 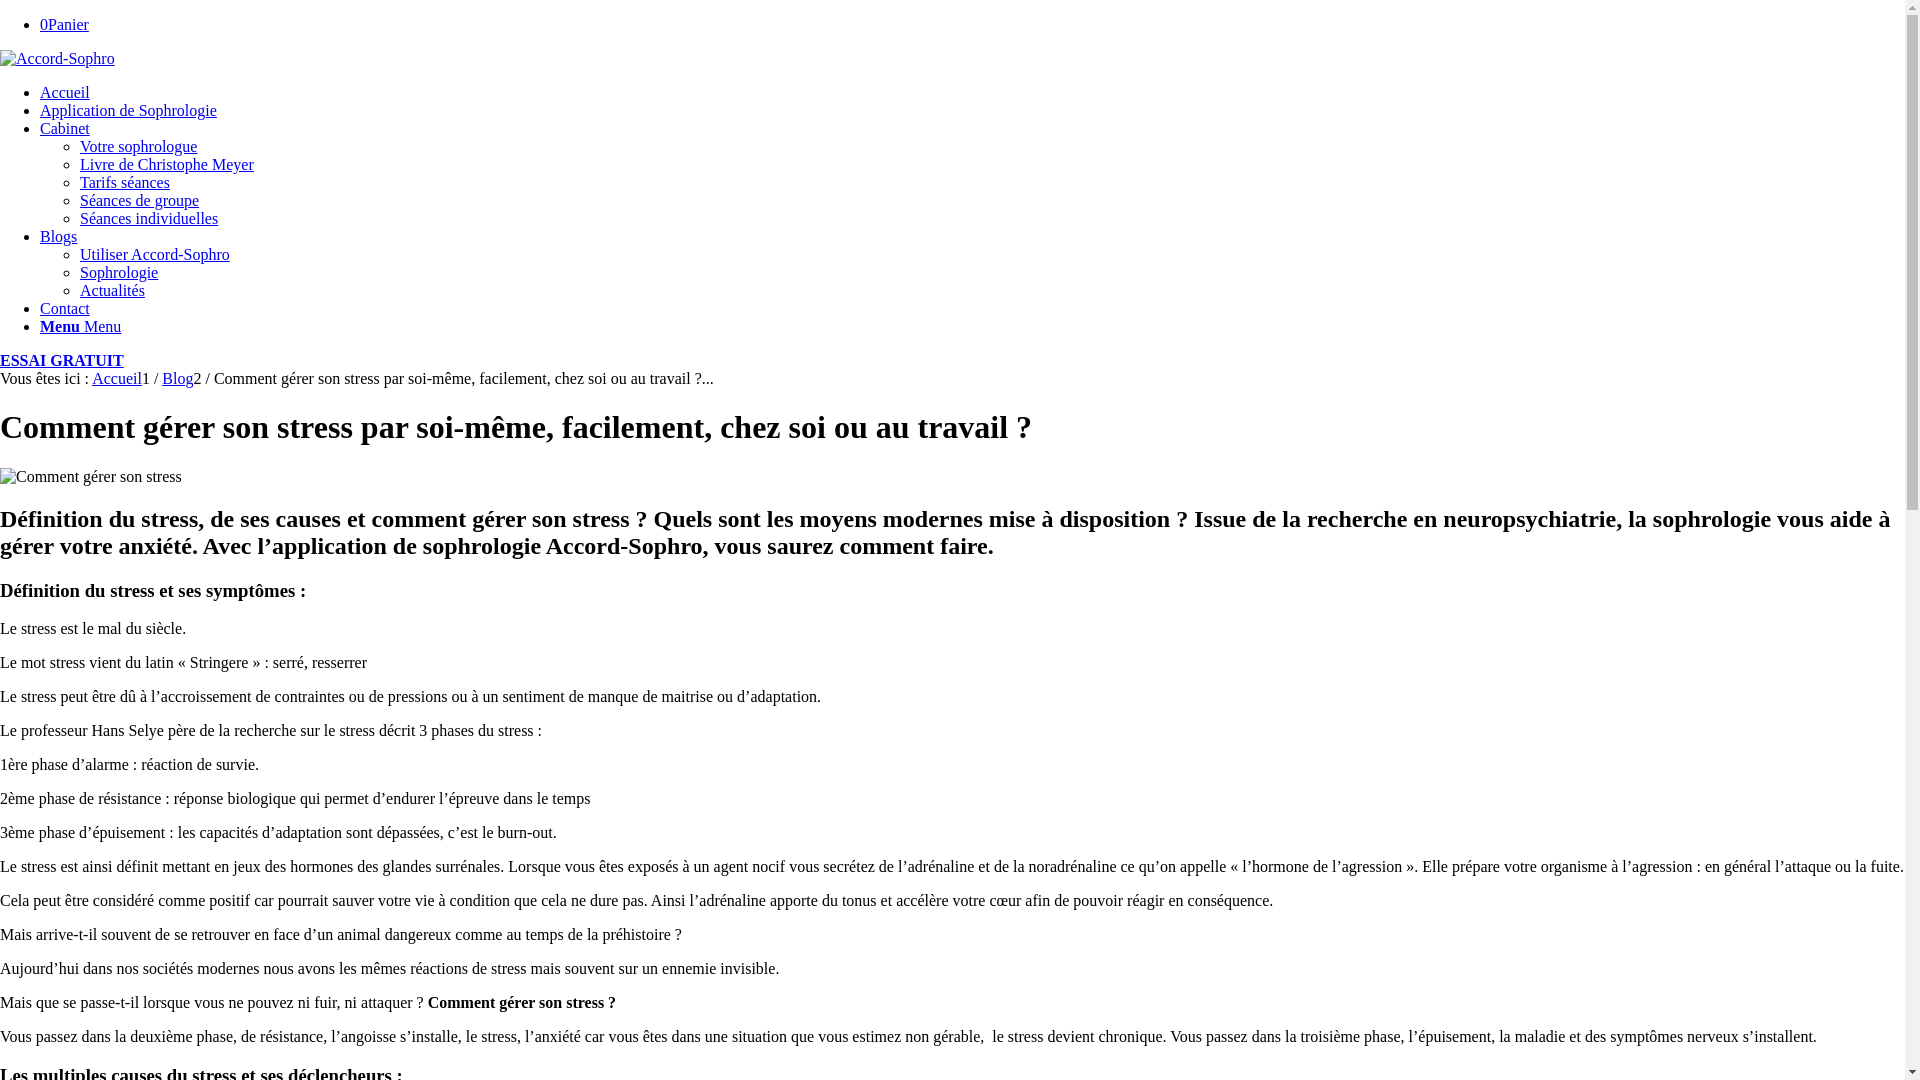 What do you see at coordinates (90, 378) in the screenshot?
I see `'Accueil'` at bounding box center [90, 378].